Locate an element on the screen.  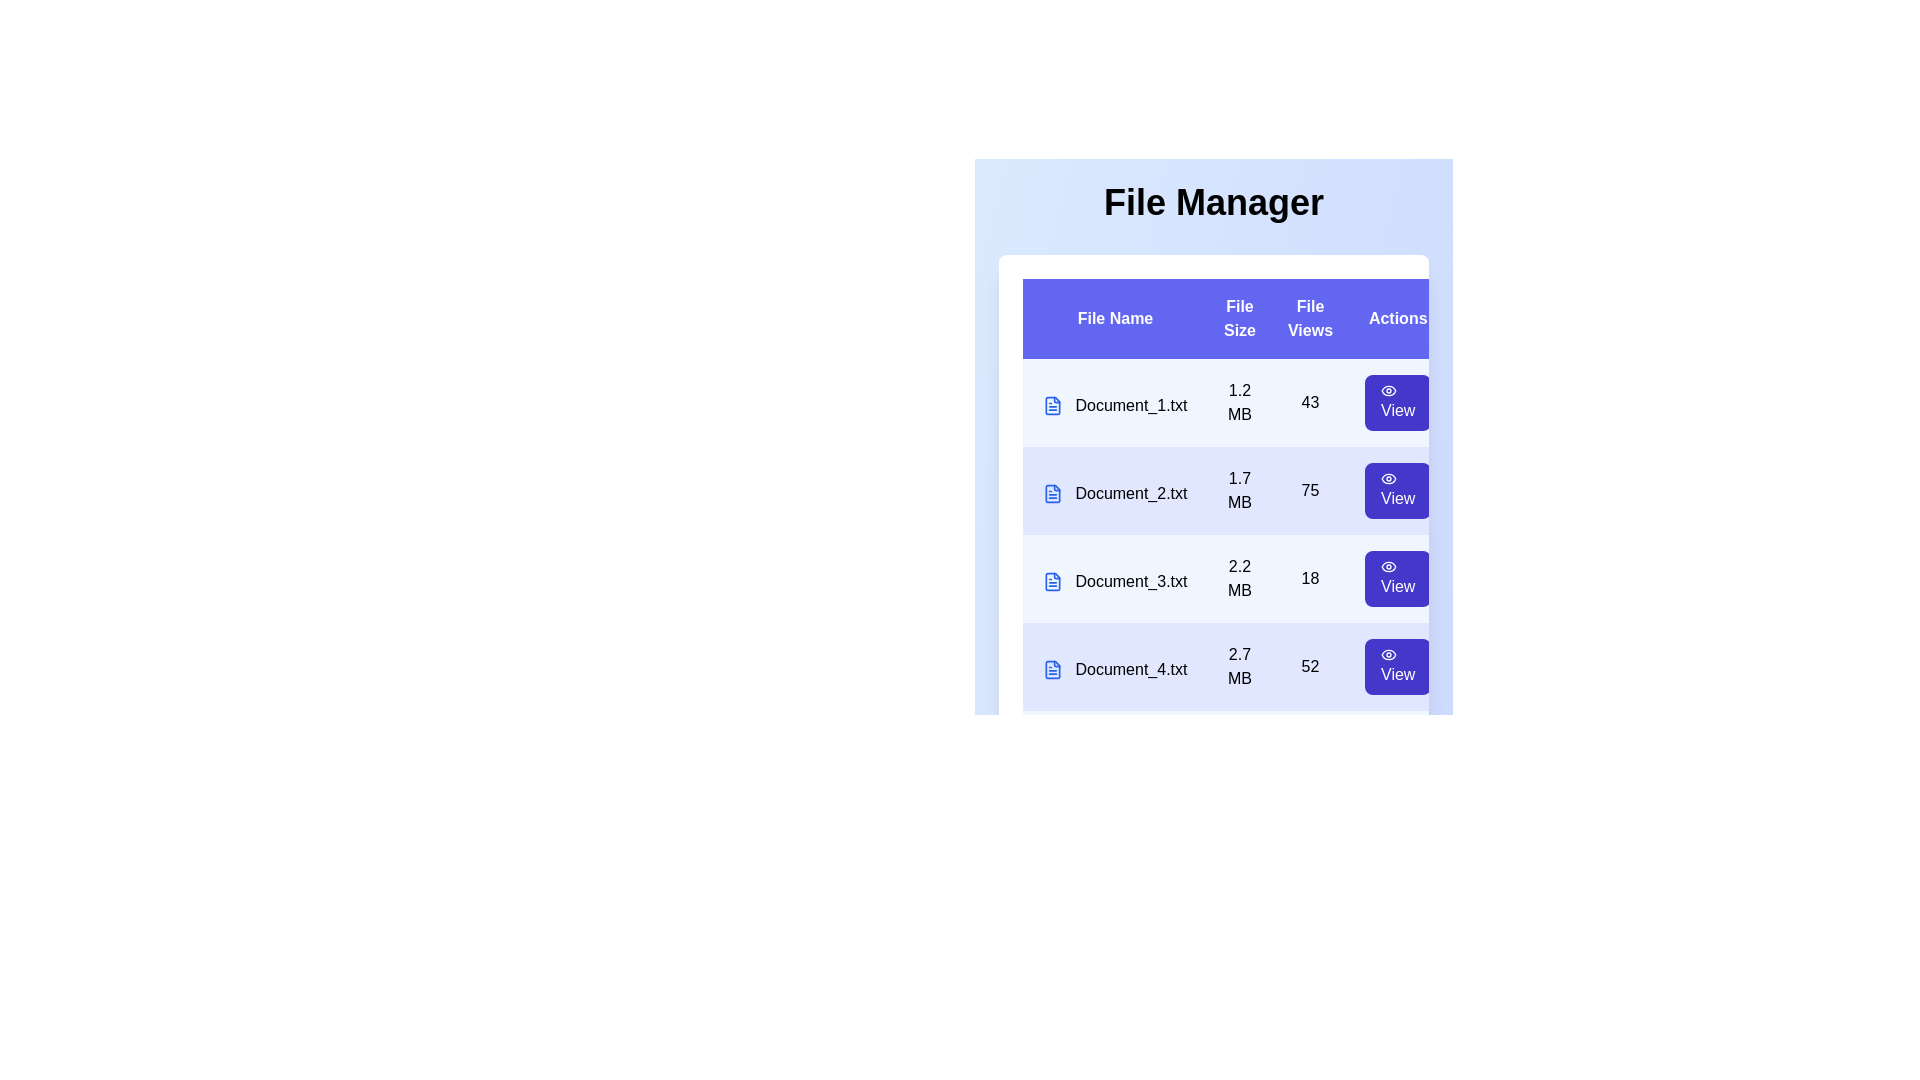
the 'View' button for the file with name Document_4.txt is located at coordinates (1396, 667).